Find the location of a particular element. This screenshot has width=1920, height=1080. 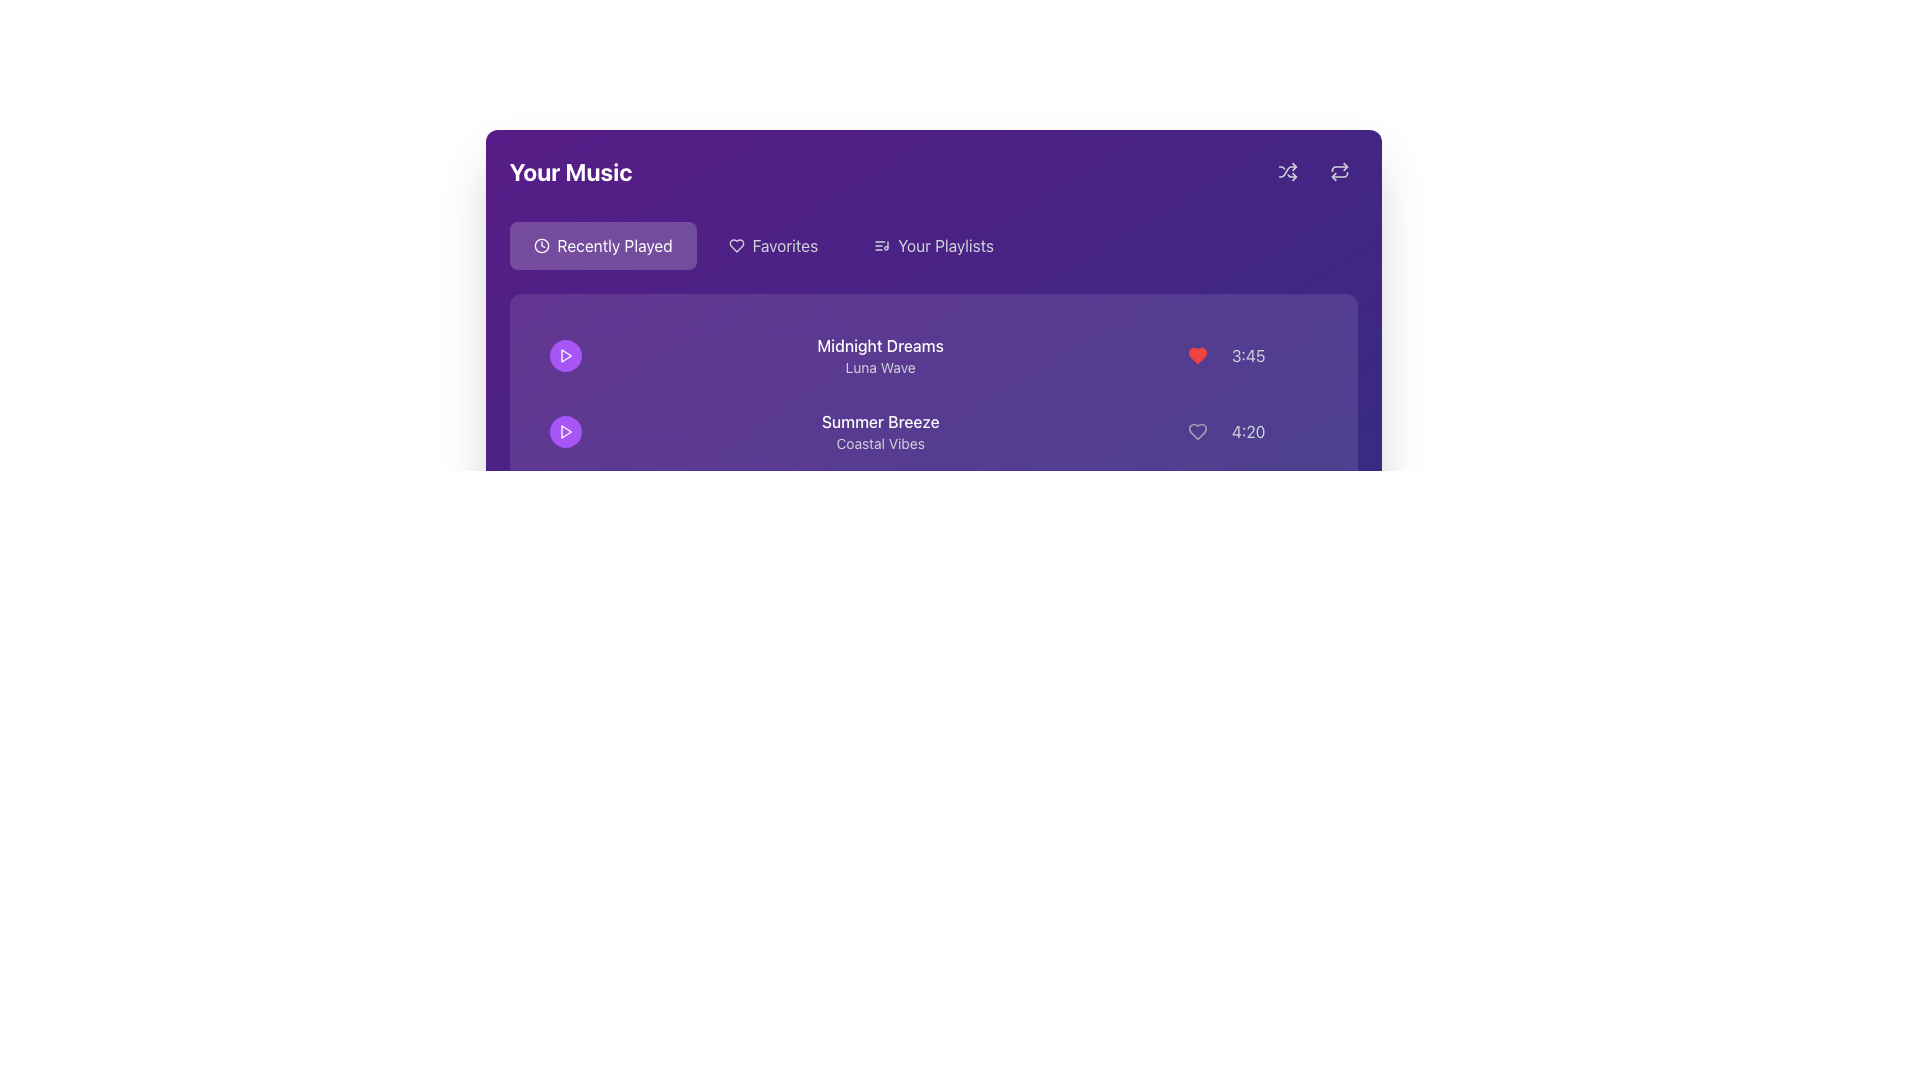

the main title text element for a music track or playlist, which is positioned above the secondary text 'Luna Wave' and aligned to the left in the upper section of the list entry is located at coordinates (880, 345).